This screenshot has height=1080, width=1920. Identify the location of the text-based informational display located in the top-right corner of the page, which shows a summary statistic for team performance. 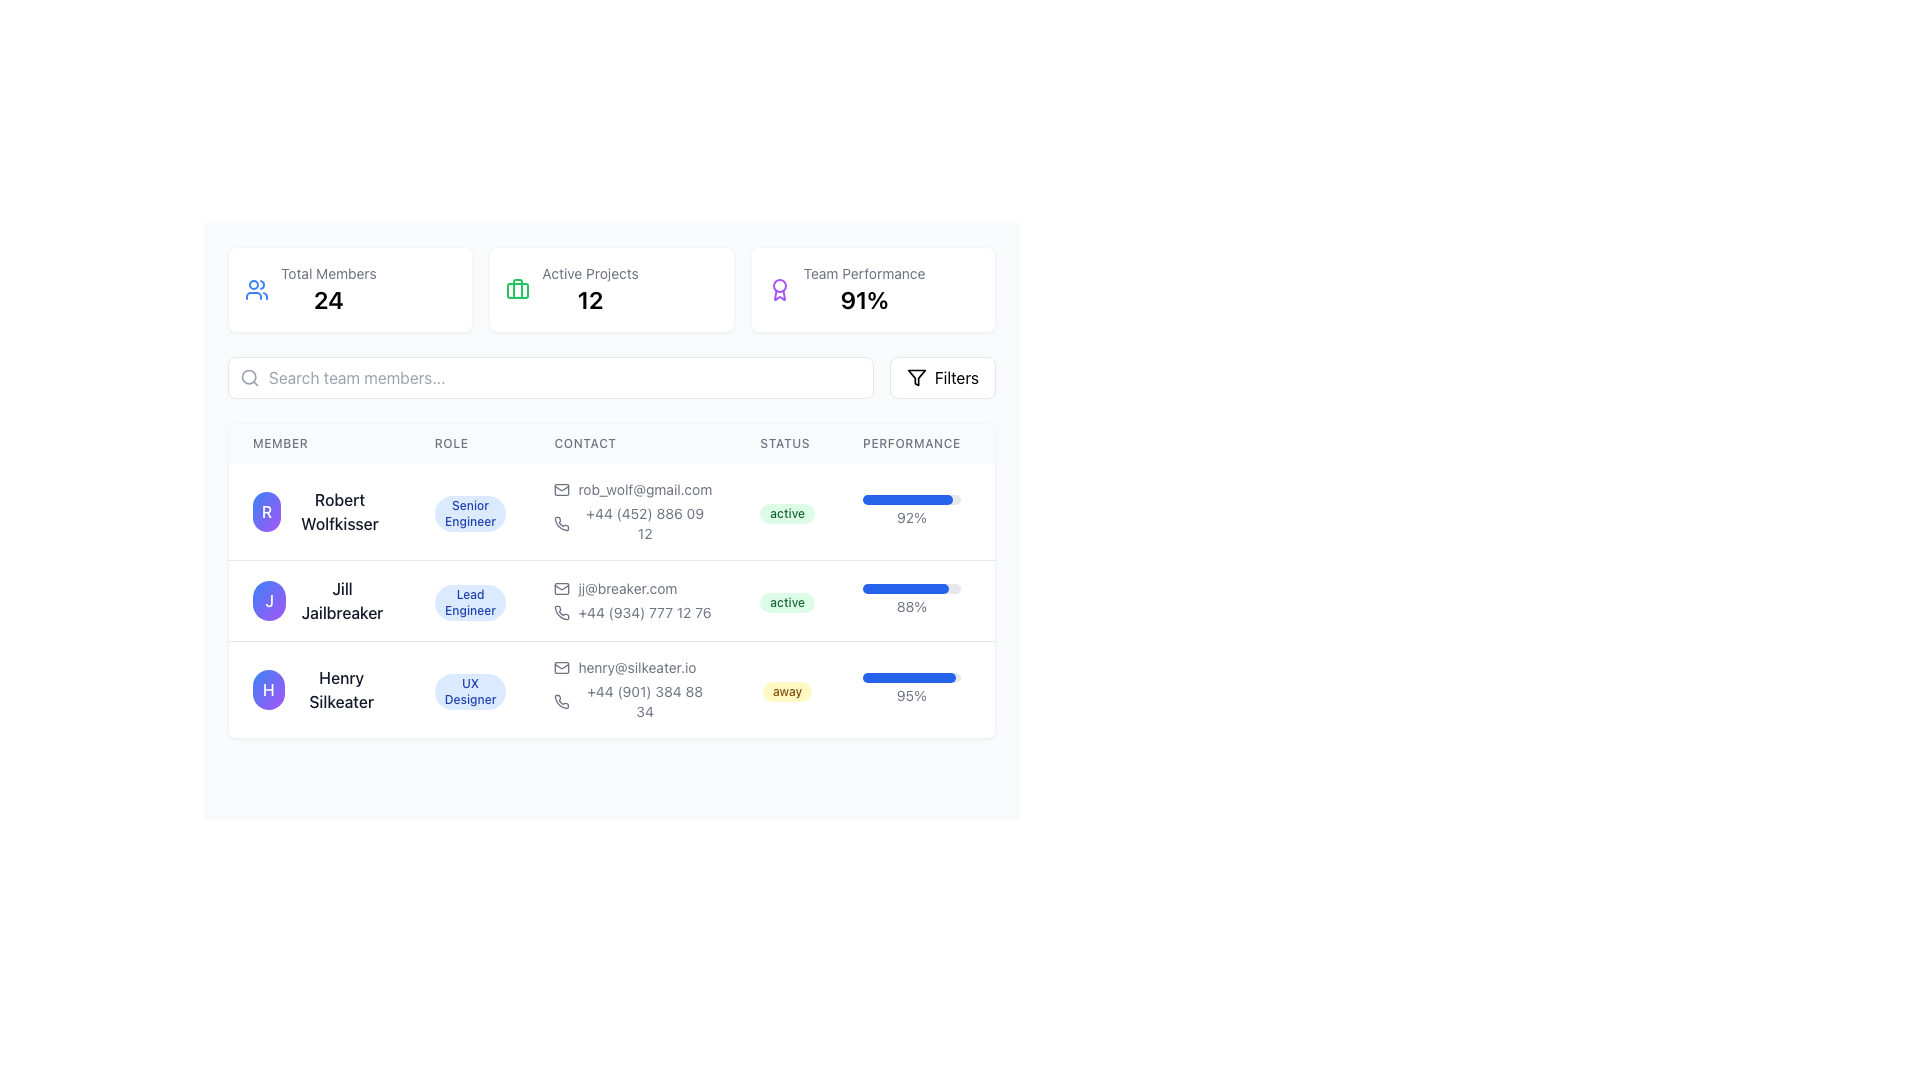
(864, 289).